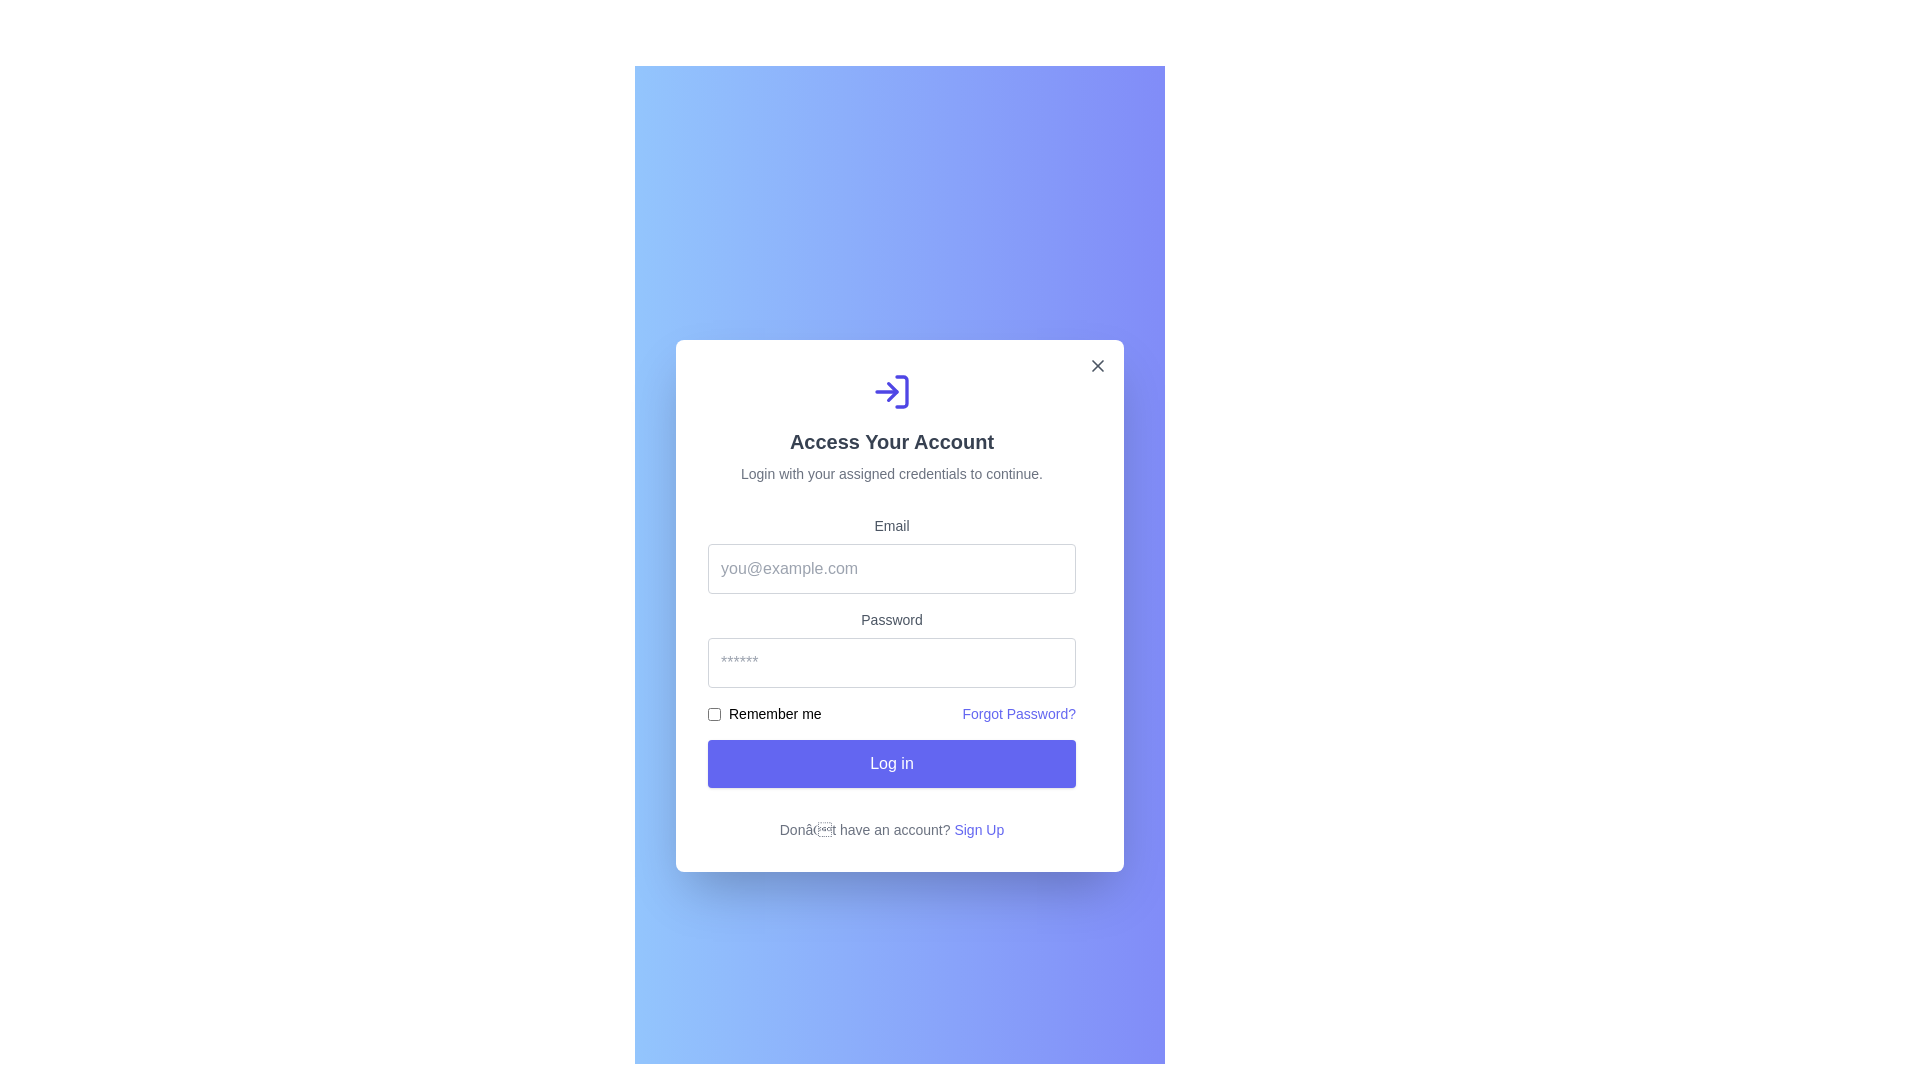  What do you see at coordinates (763, 712) in the screenshot?
I see `the checkbox labeled 'Remember me'` at bounding box center [763, 712].